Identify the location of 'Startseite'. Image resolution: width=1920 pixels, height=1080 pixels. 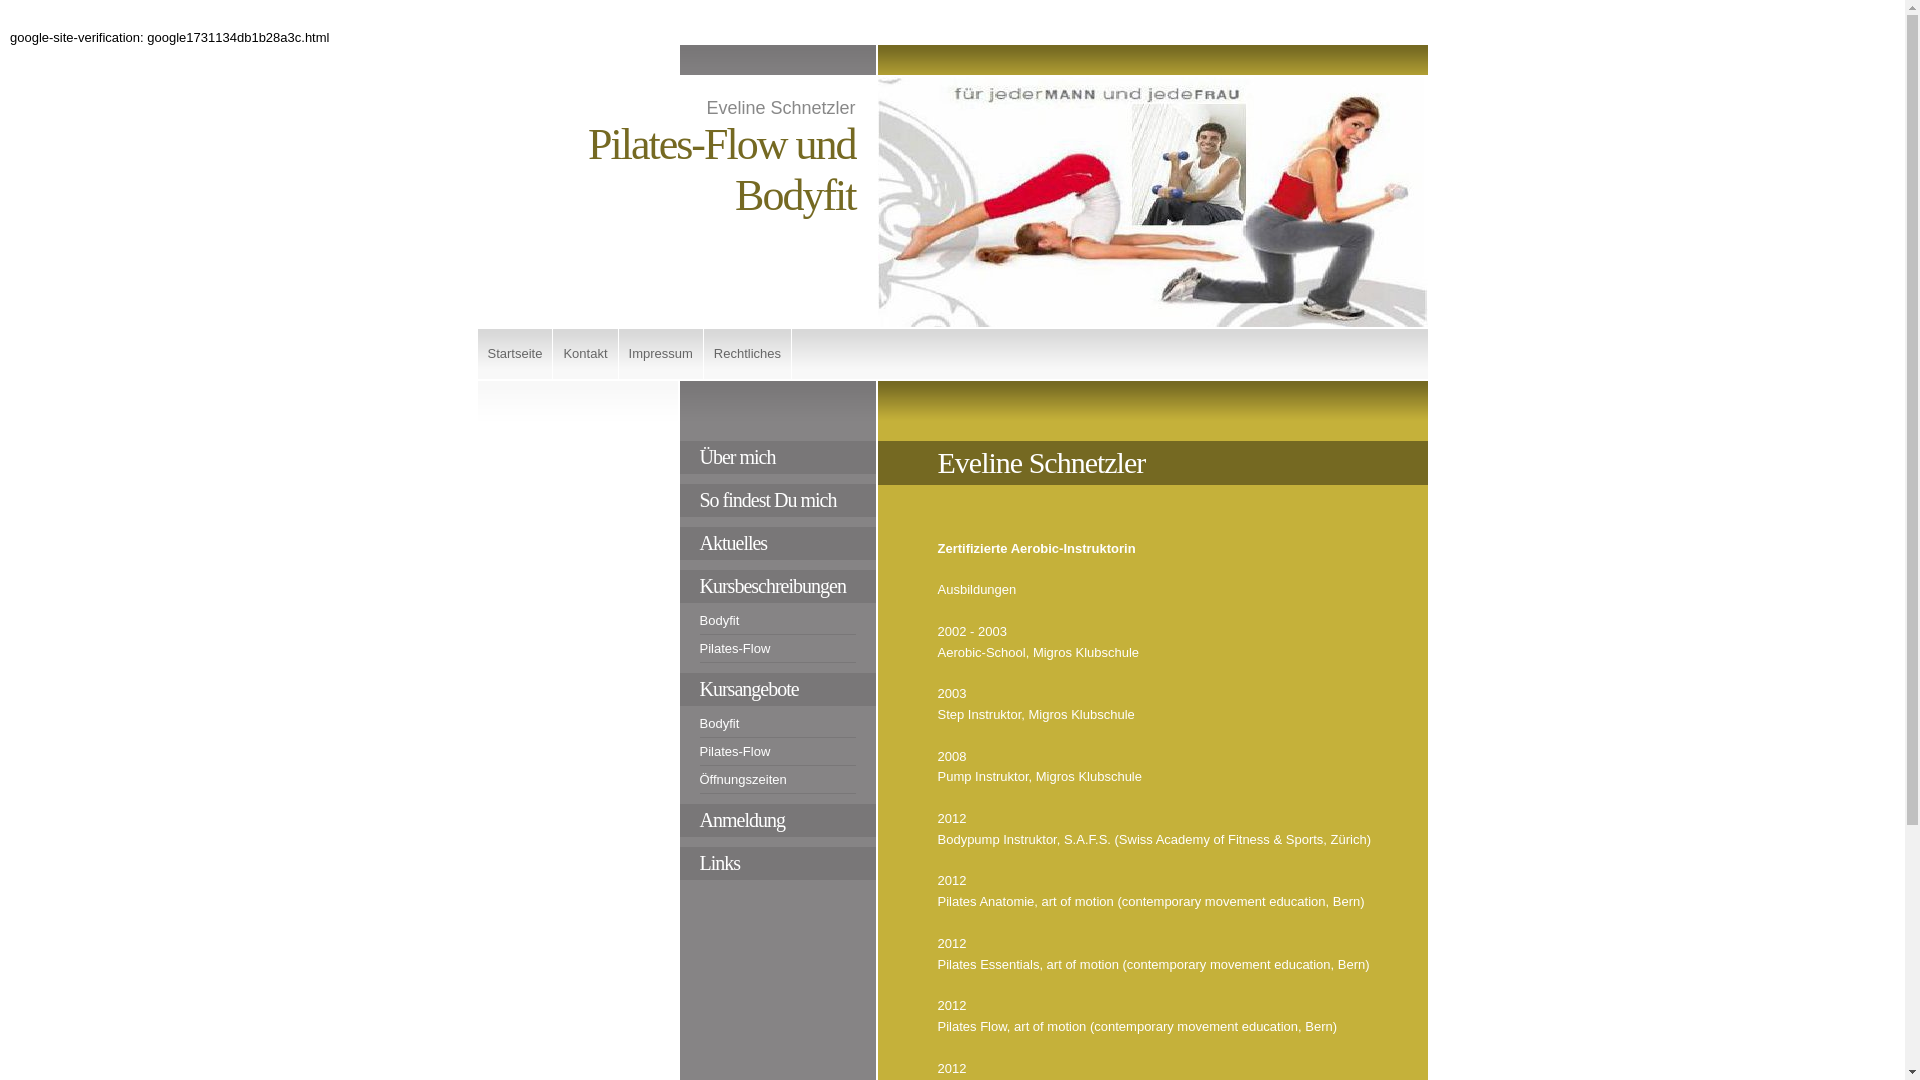
(515, 353).